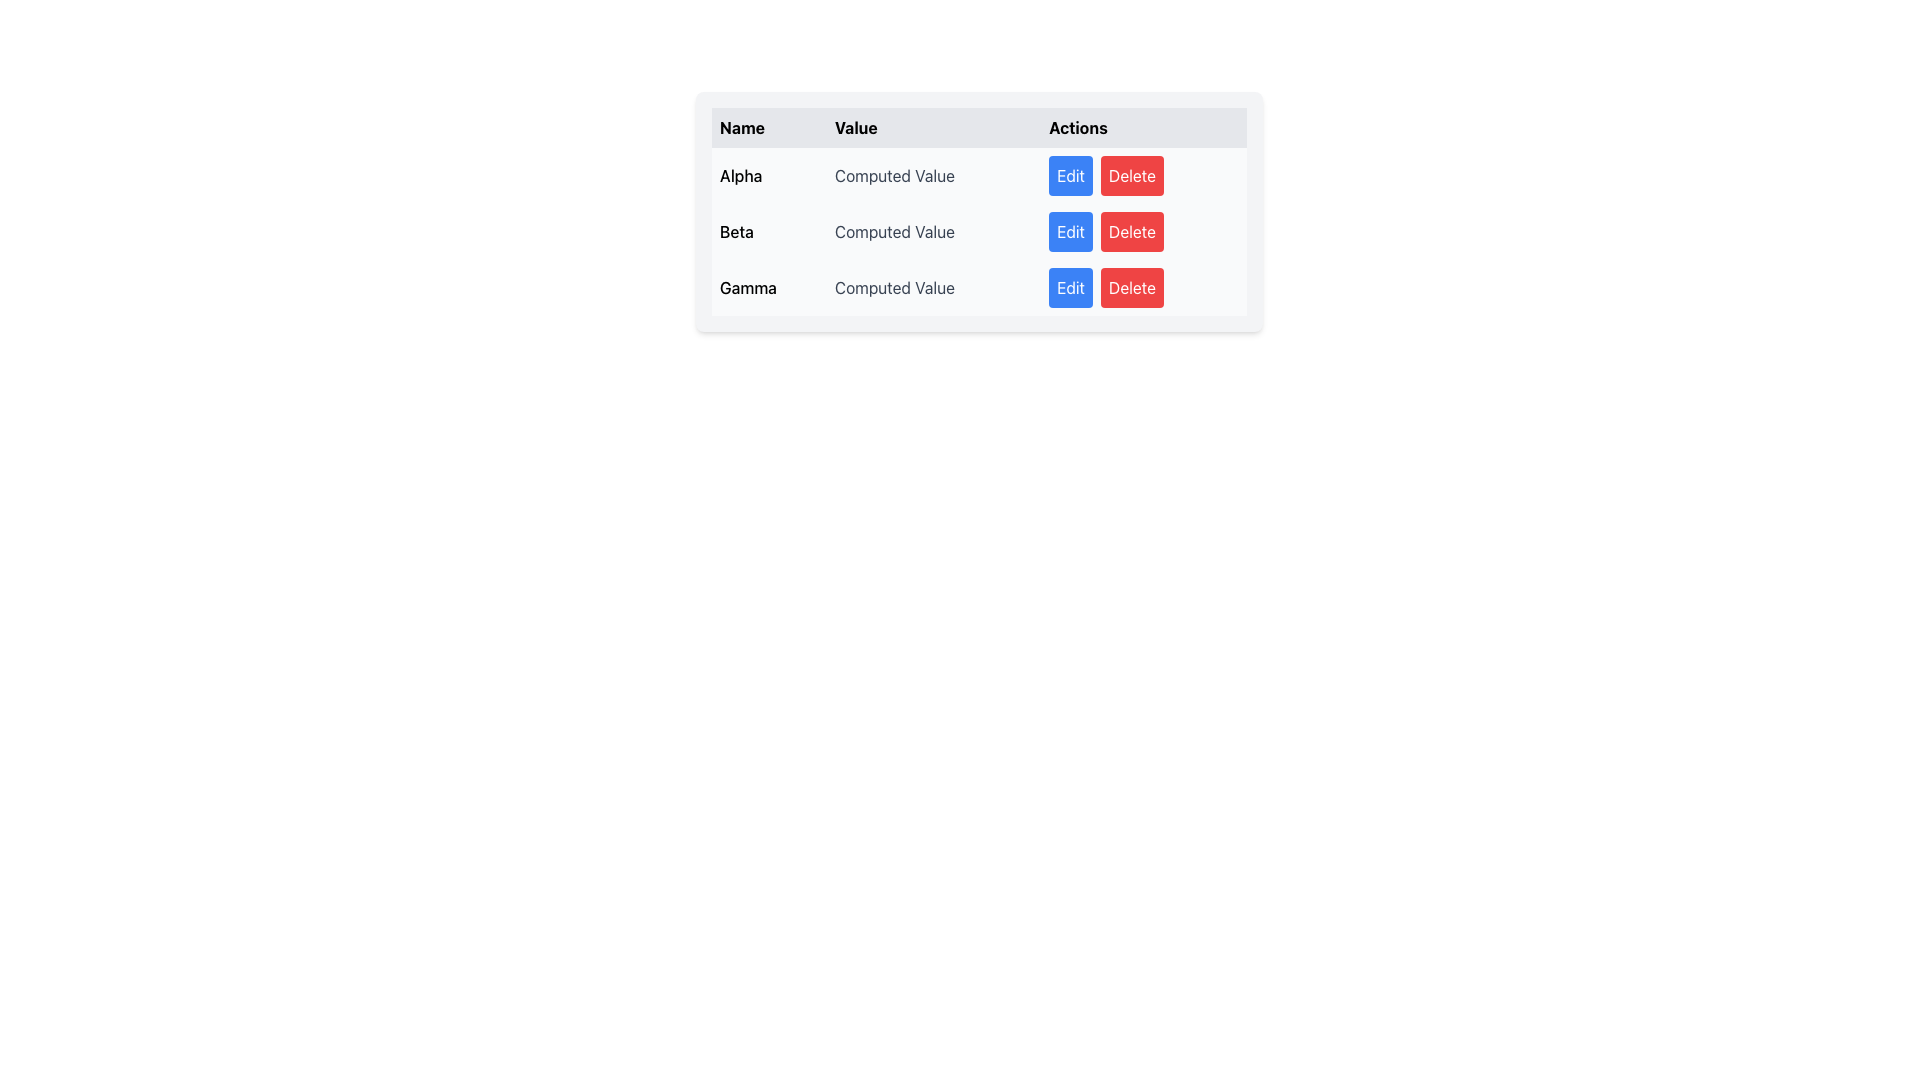 The width and height of the screenshot is (1920, 1080). I want to click on the delete button located in the 'Actions' column of the data table, so click(1132, 288).